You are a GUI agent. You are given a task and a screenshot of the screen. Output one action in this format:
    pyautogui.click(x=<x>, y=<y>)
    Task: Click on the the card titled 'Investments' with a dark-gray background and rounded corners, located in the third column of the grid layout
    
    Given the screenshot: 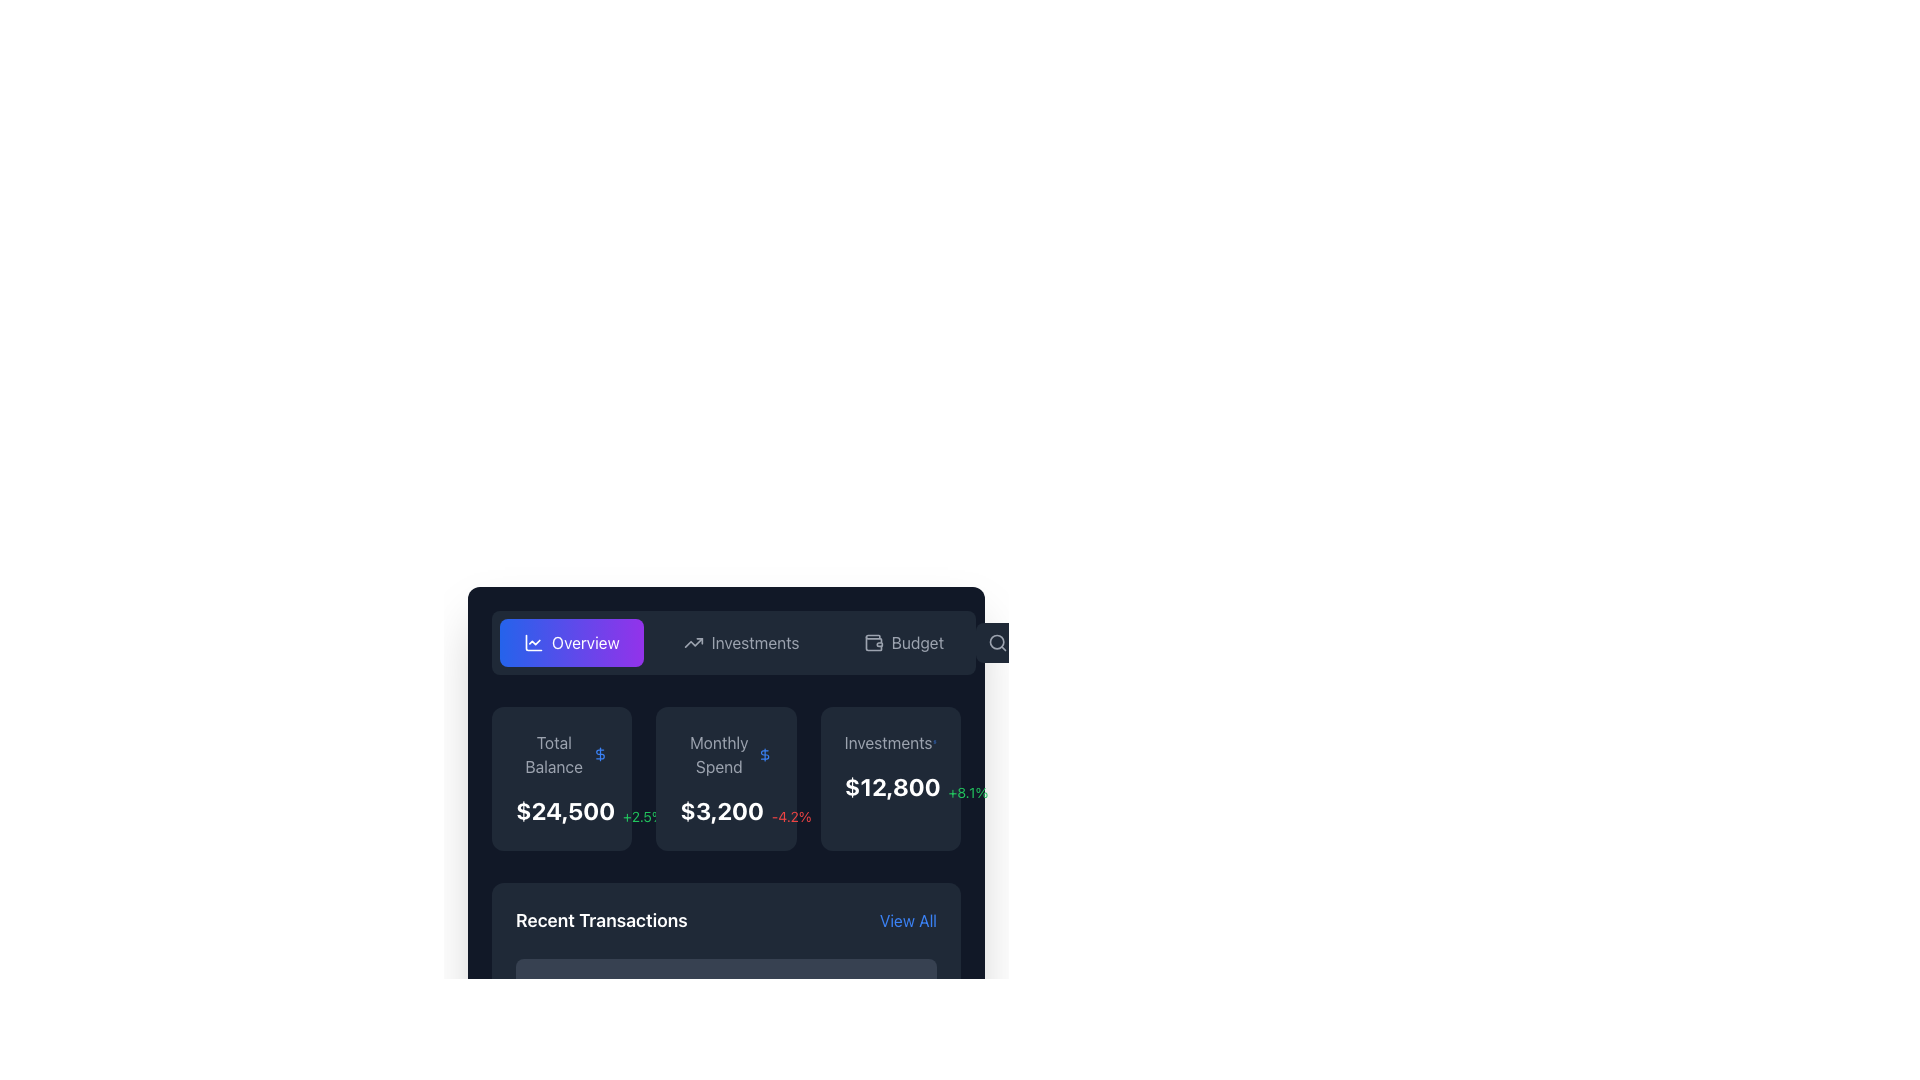 What is the action you would take?
    pyautogui.click(x=889, y=778)
    